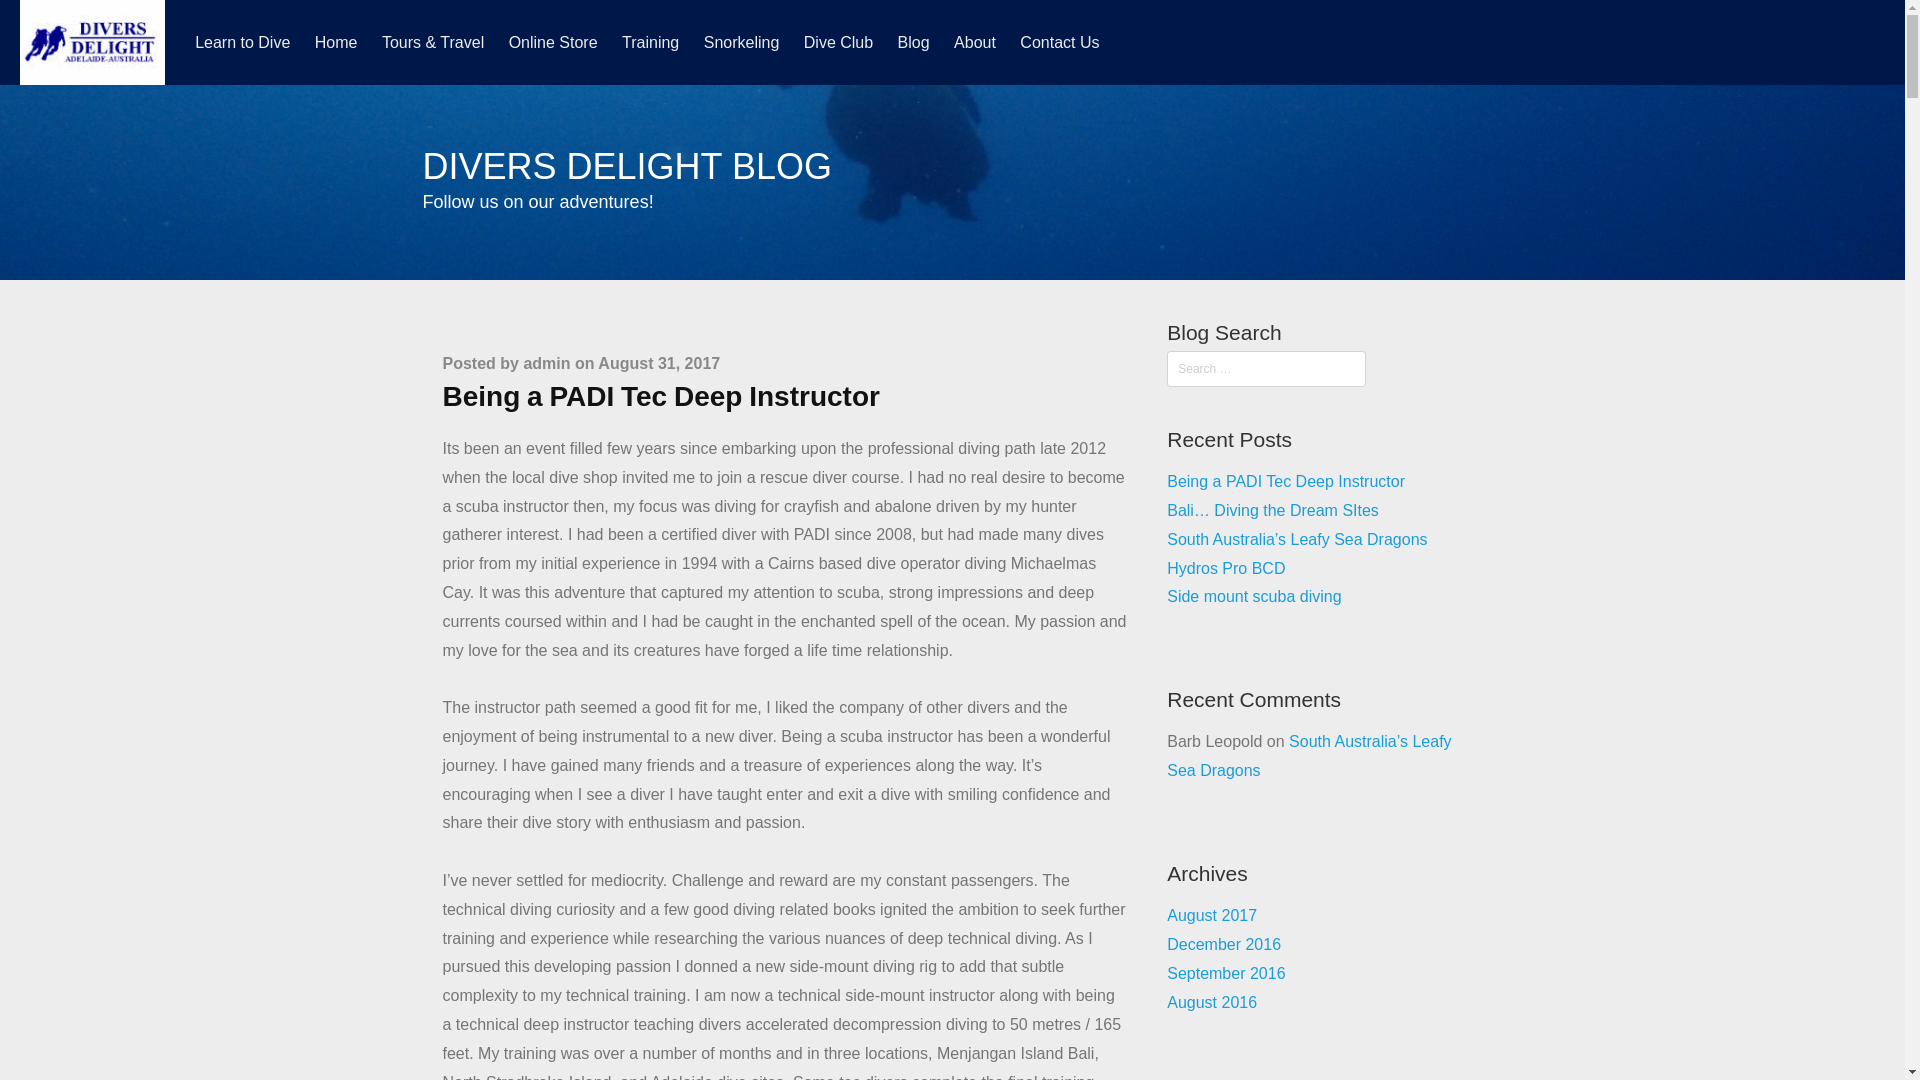 This screenshot has width=1920, height=1080. What do you see at coordinates (372, 42) in the screenshot?
I see `'Tours & Travel'` at bounding box center [372, 42].